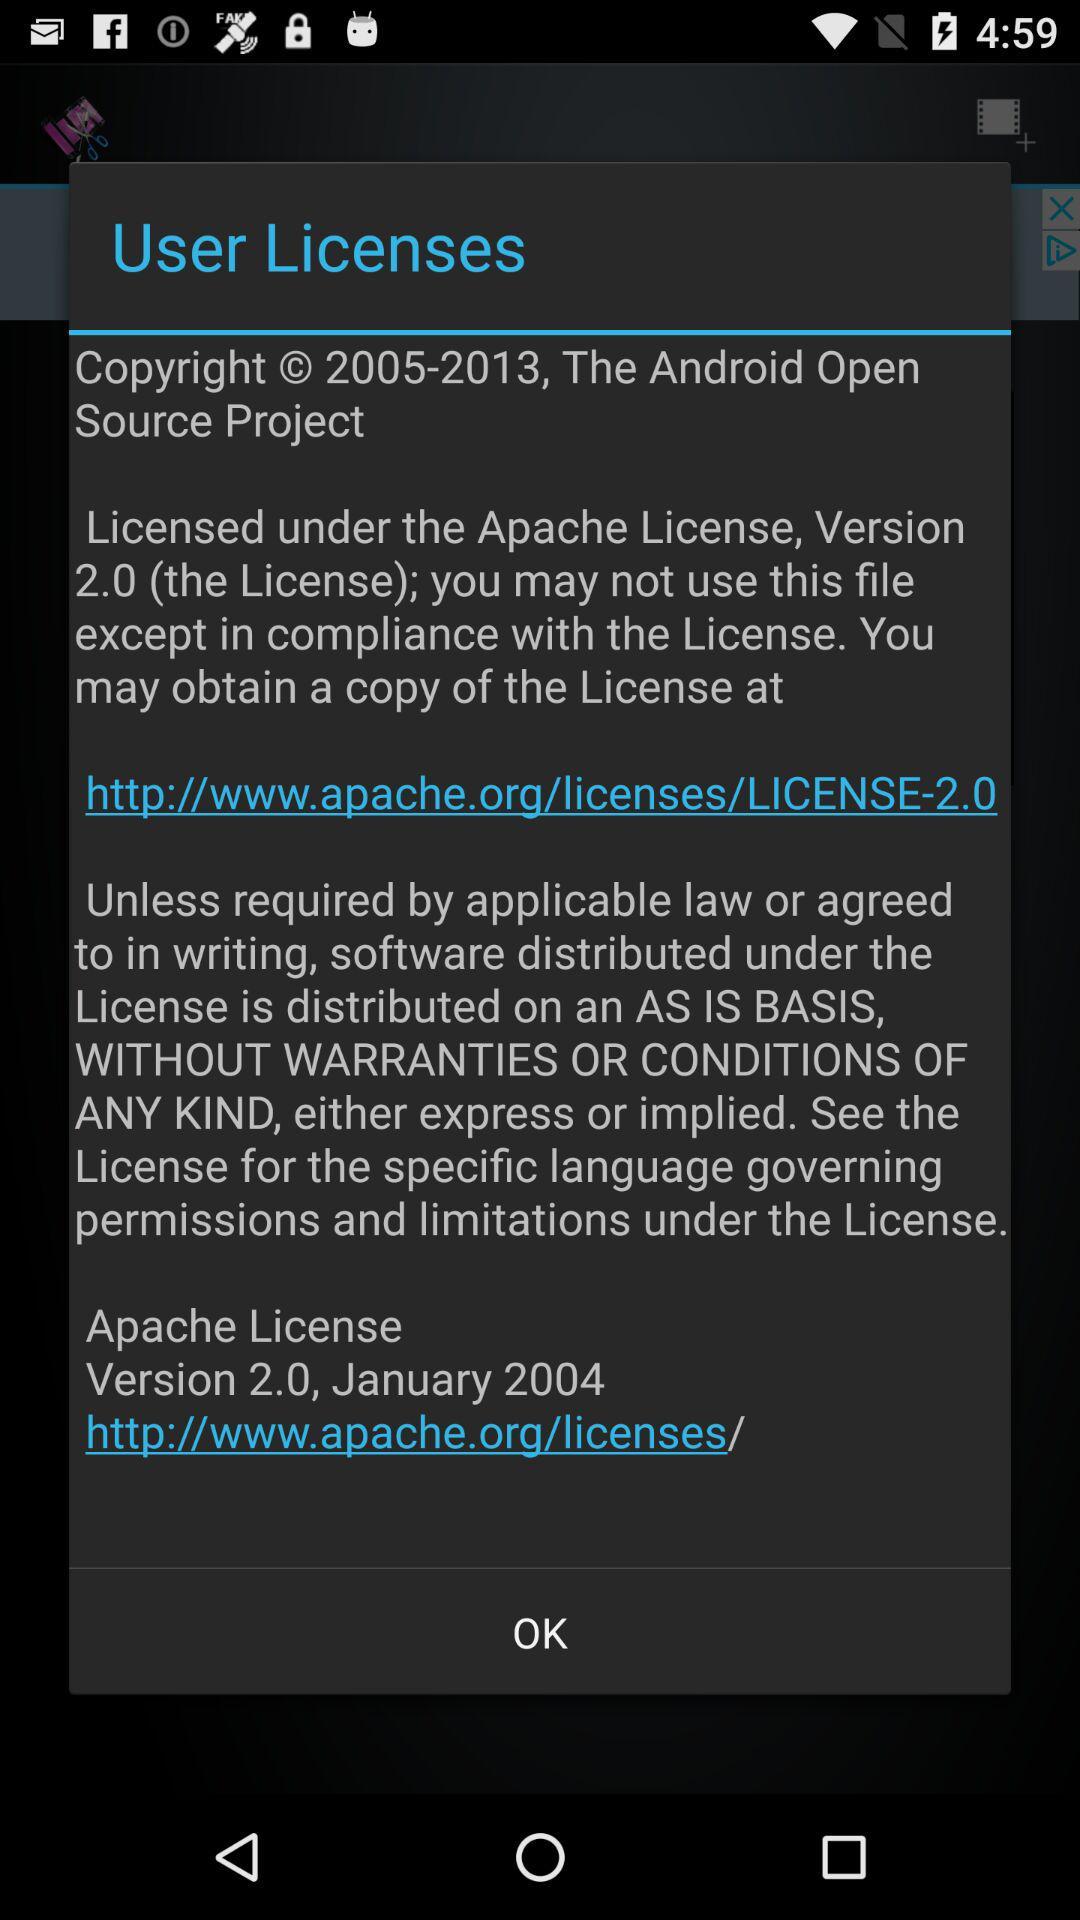 The height and width of the screenshot is (1920, 1080). What do you see at coordinates (542, 950) in the screenshot?
I see `item at the center` at bounding box center [542, 950].